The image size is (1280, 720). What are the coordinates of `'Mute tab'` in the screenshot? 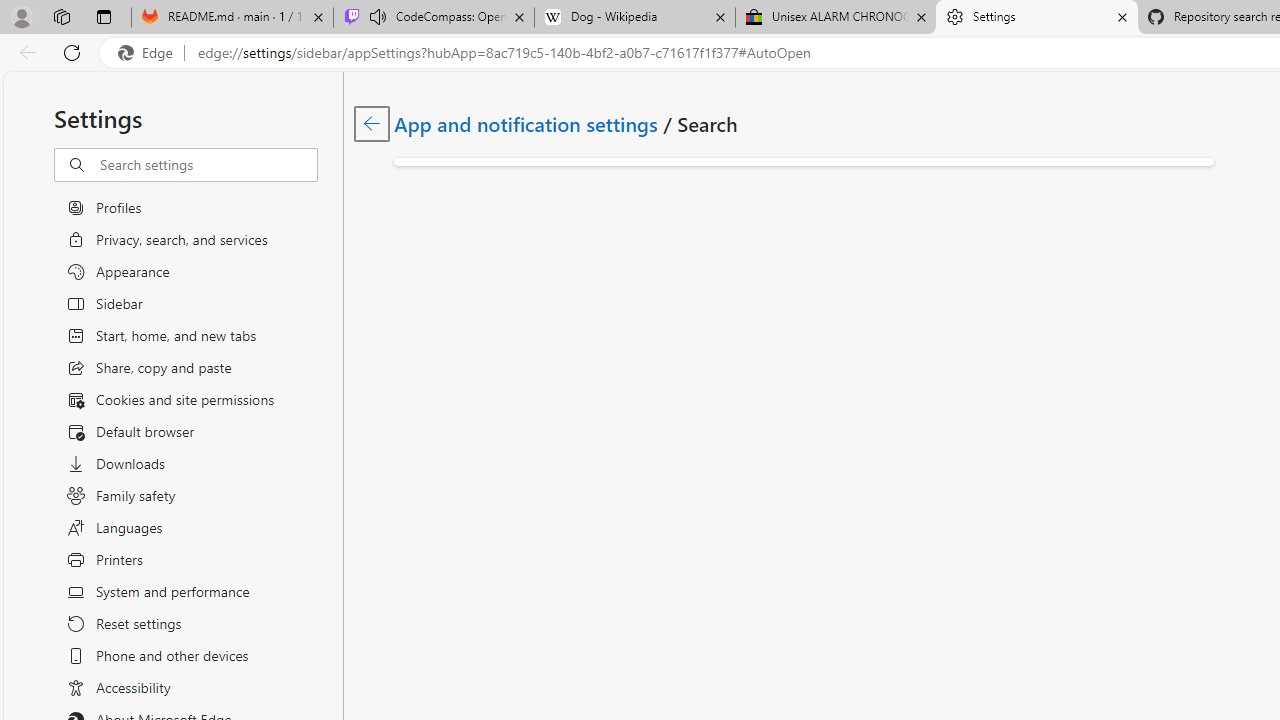 It's located at (378, 16).